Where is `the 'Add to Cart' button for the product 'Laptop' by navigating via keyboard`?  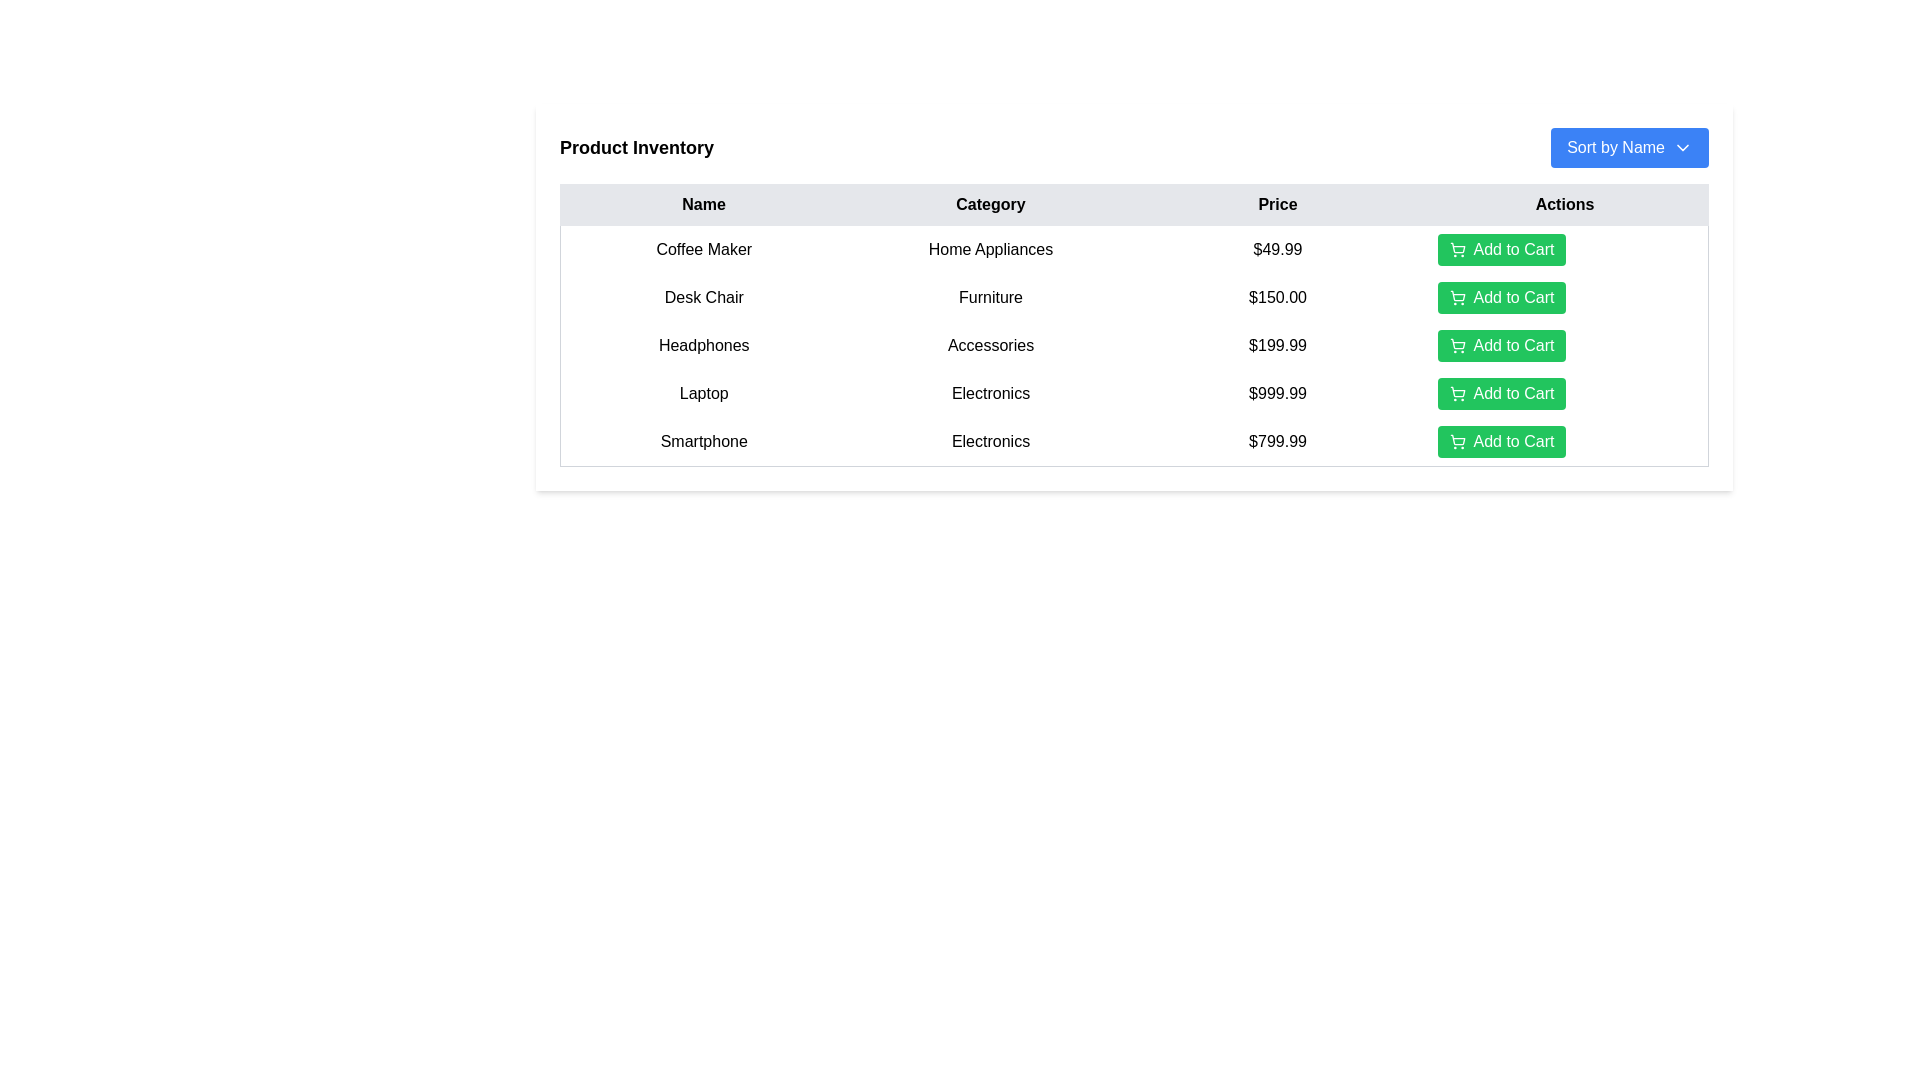 the 'Add to Cart' button for the product 'Laptop' by navigating via keyboard is located at coordinates (1502, 393).